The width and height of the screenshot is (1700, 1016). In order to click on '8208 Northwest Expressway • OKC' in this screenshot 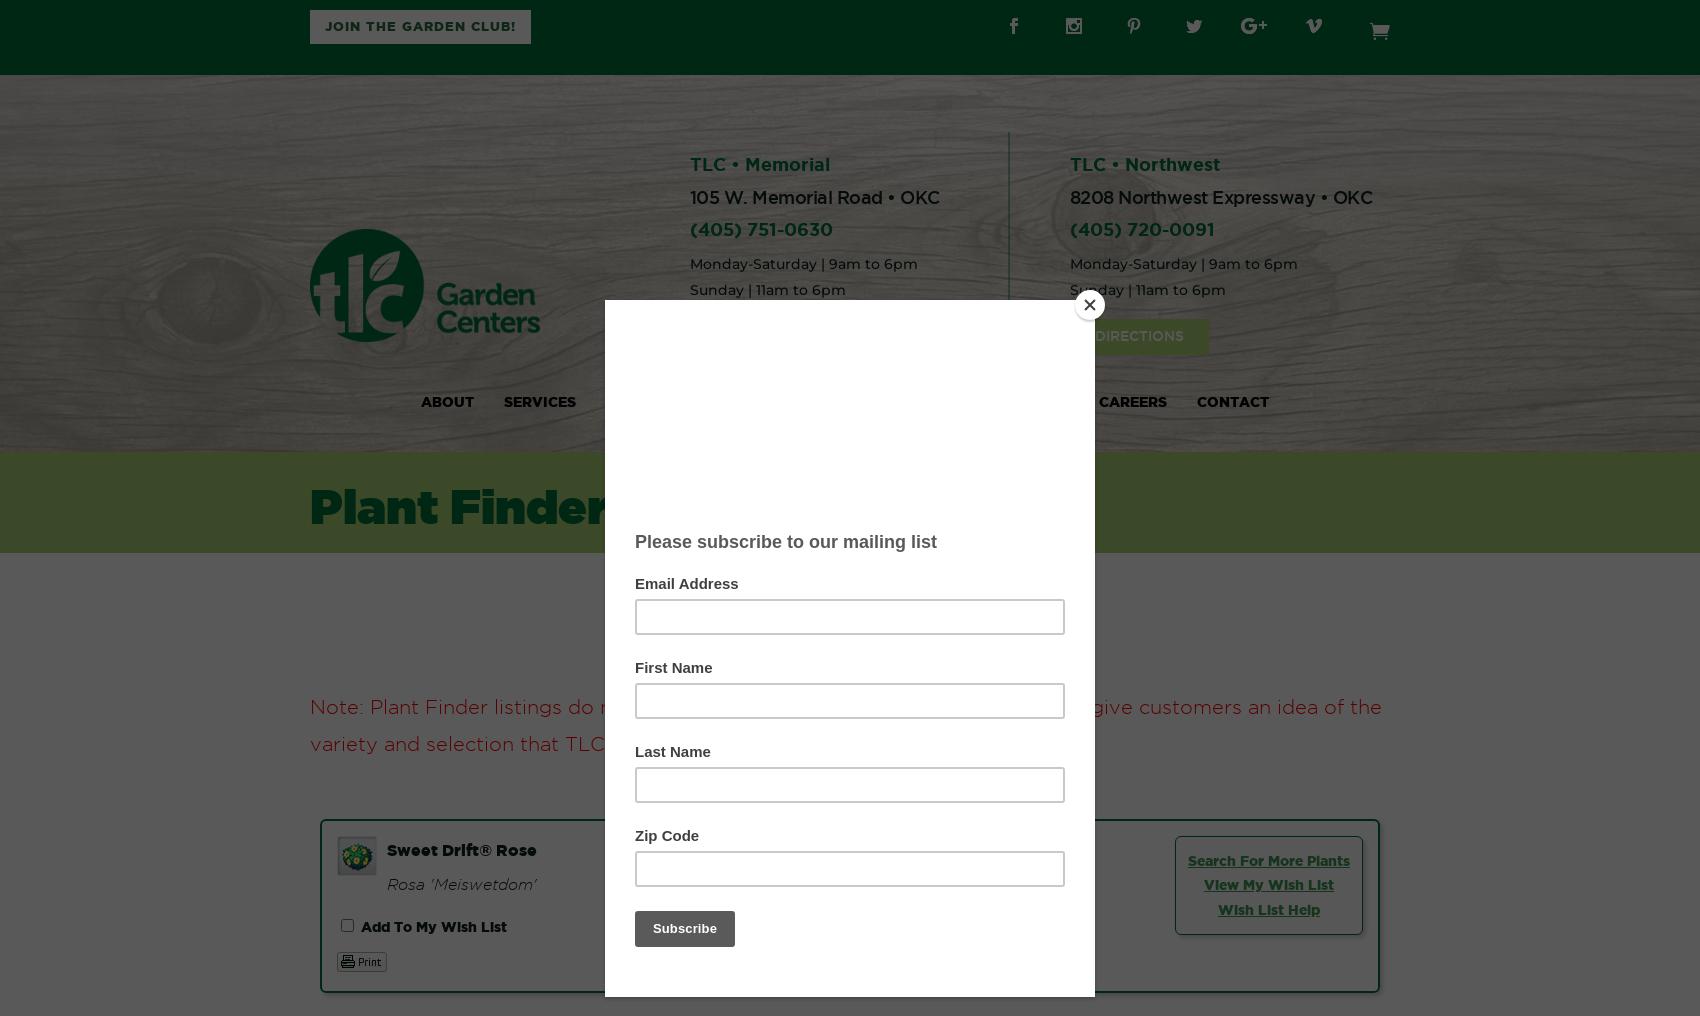, I will do `click(1219, 196)`.